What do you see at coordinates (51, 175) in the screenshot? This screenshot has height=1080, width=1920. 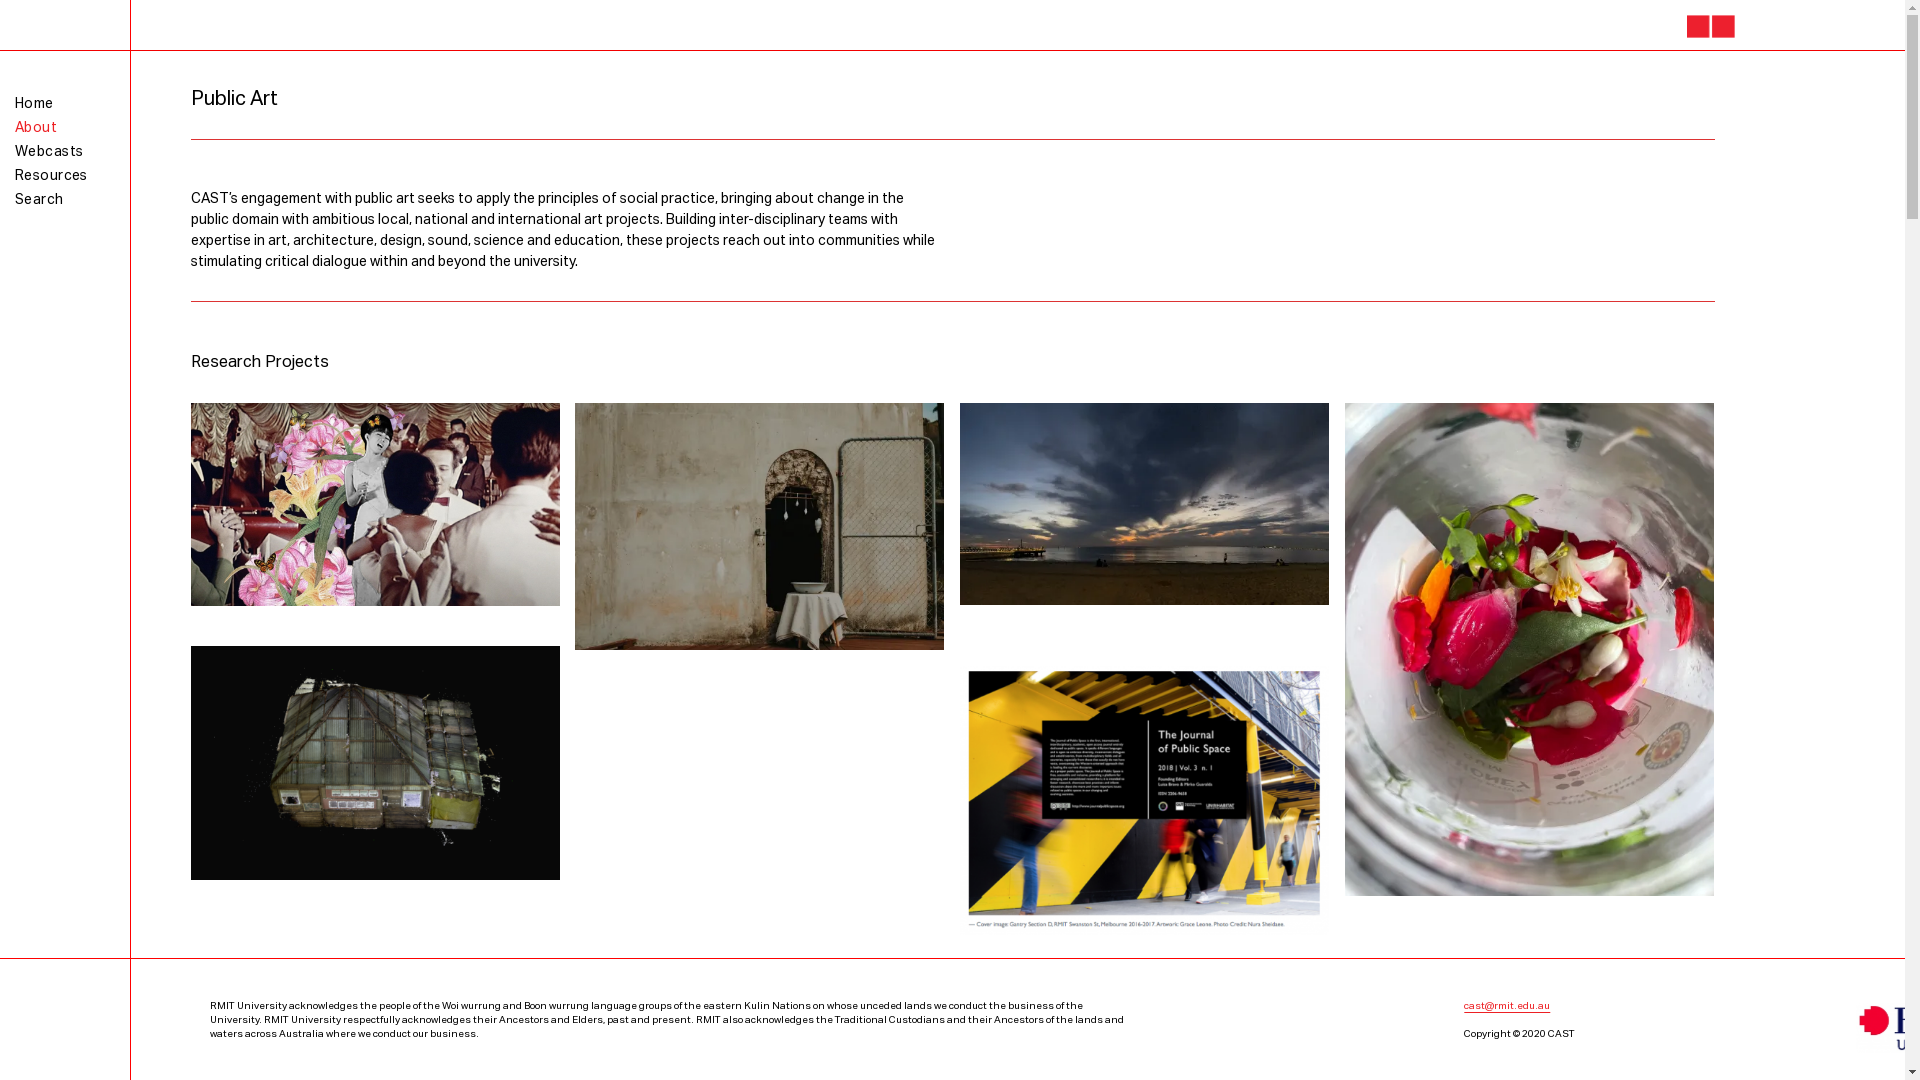 I see `'Resources'` at bounding box center [51, 175].